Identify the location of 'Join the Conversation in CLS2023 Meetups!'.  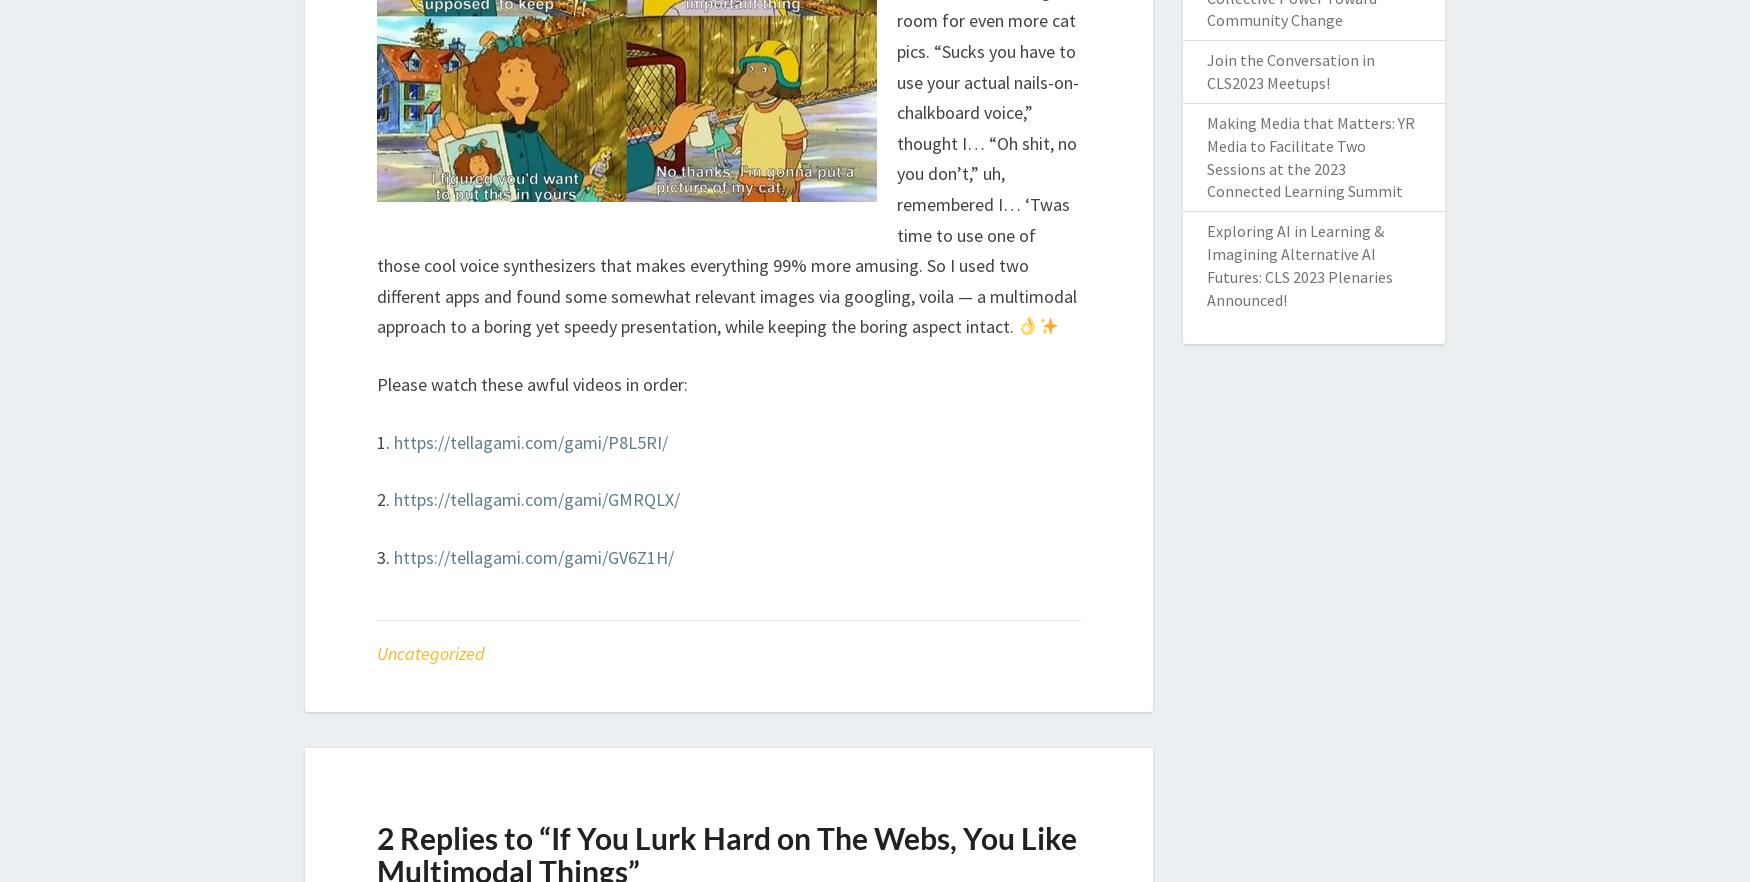
(1288, 71).